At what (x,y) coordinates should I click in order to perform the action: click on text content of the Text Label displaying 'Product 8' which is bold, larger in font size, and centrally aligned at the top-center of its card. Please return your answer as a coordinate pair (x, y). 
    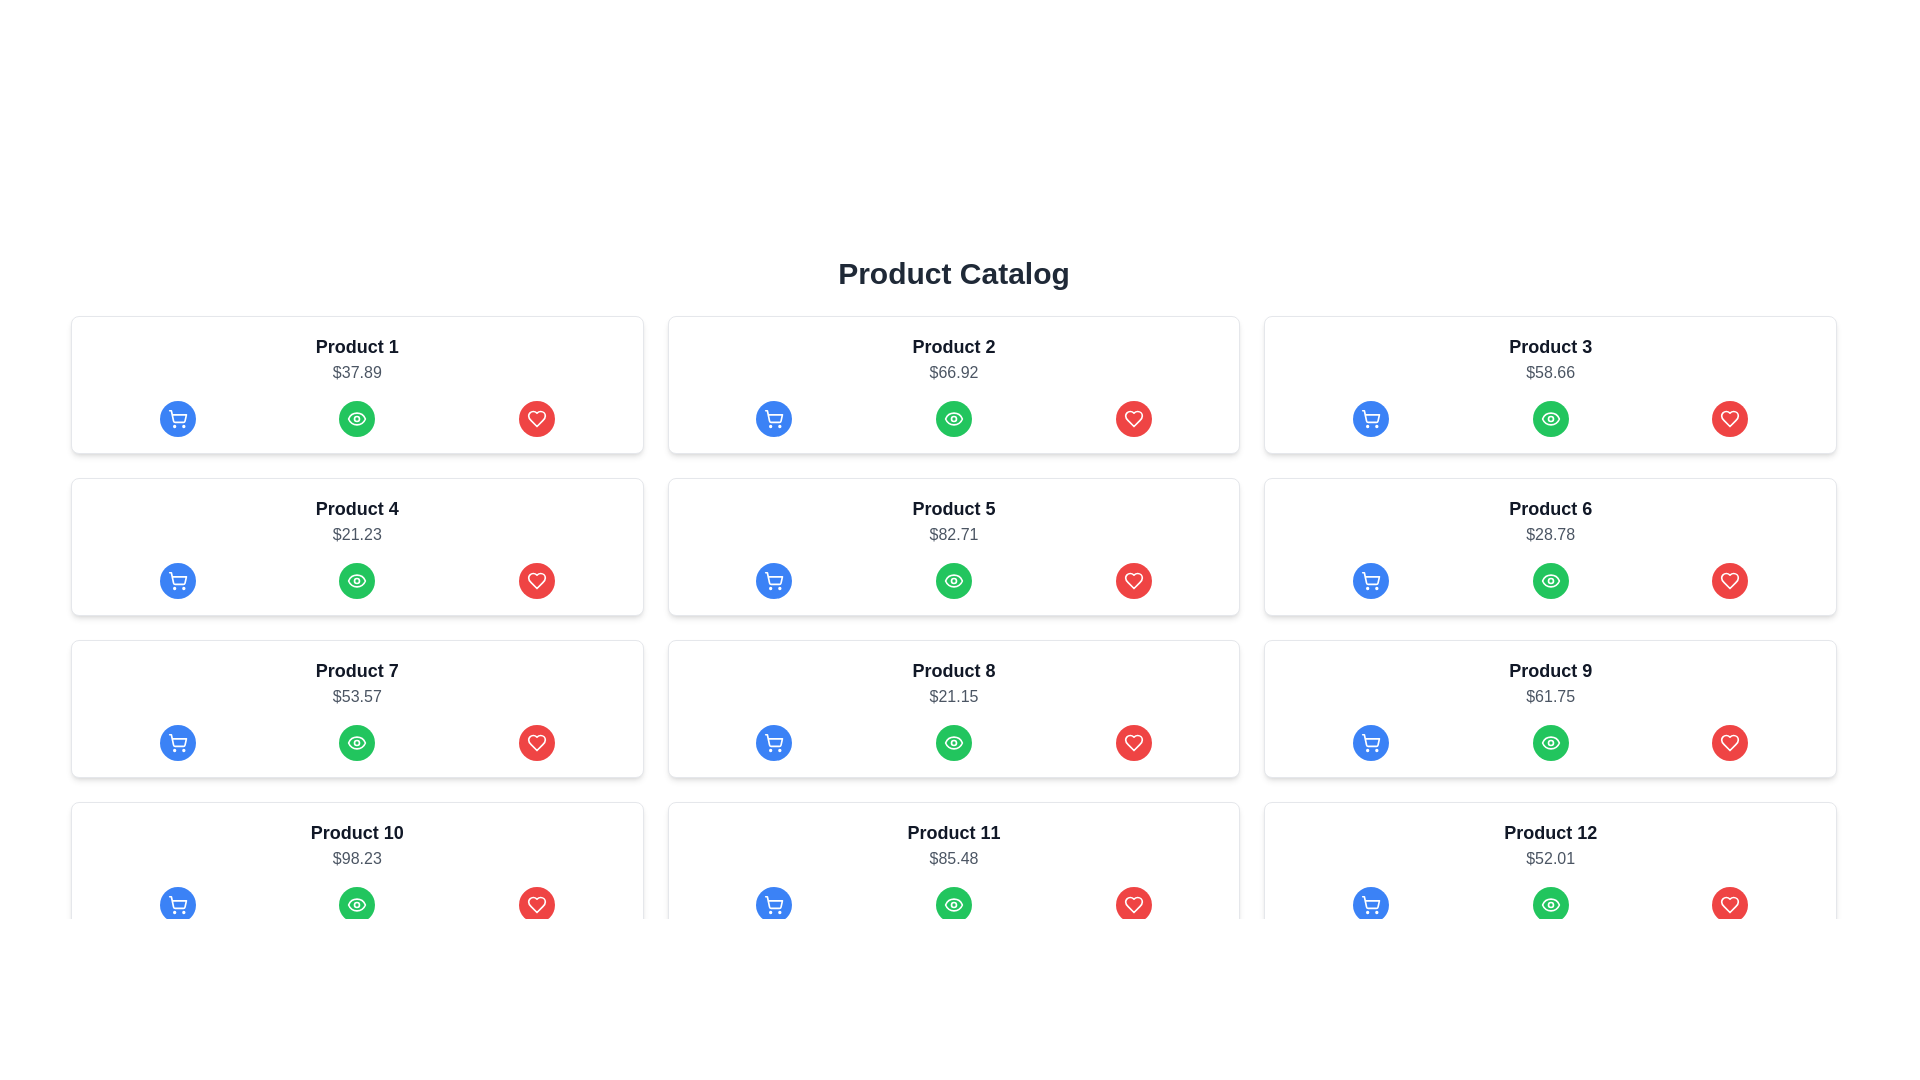
    Looking at the image, I should click on (953, 671).